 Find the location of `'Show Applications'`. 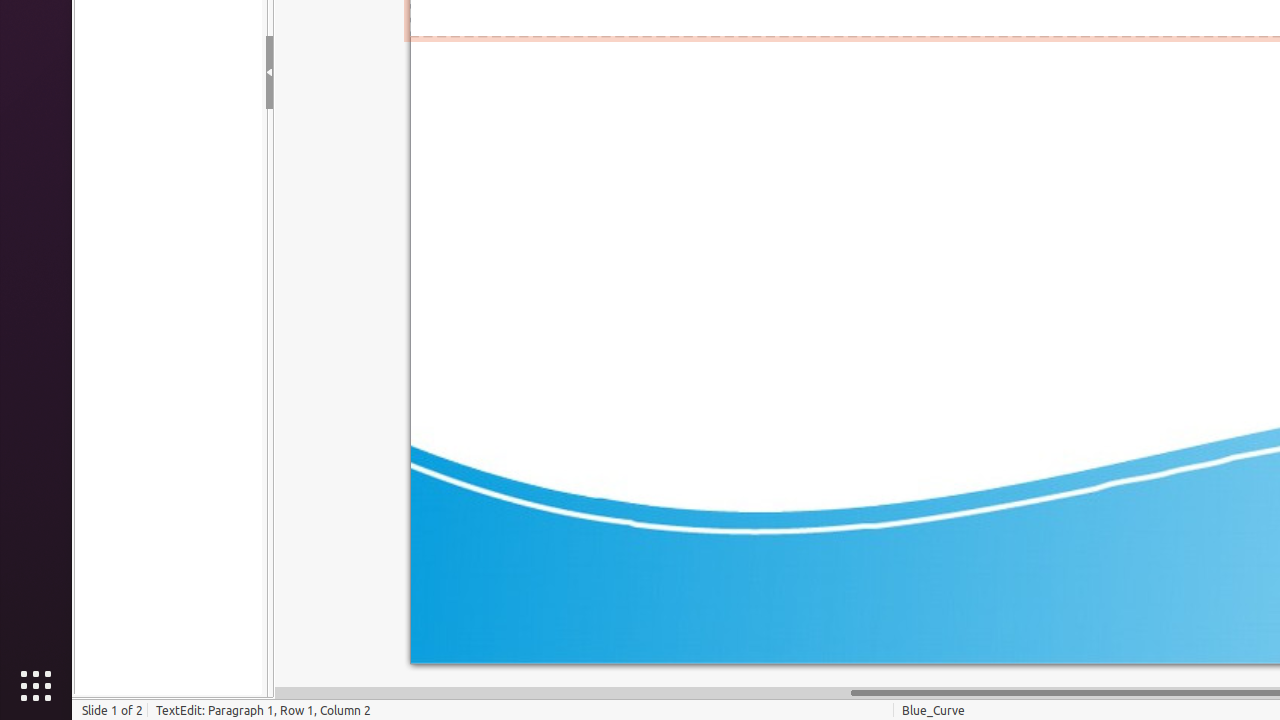

'Show Applications' is located at coordinates (35, 685).